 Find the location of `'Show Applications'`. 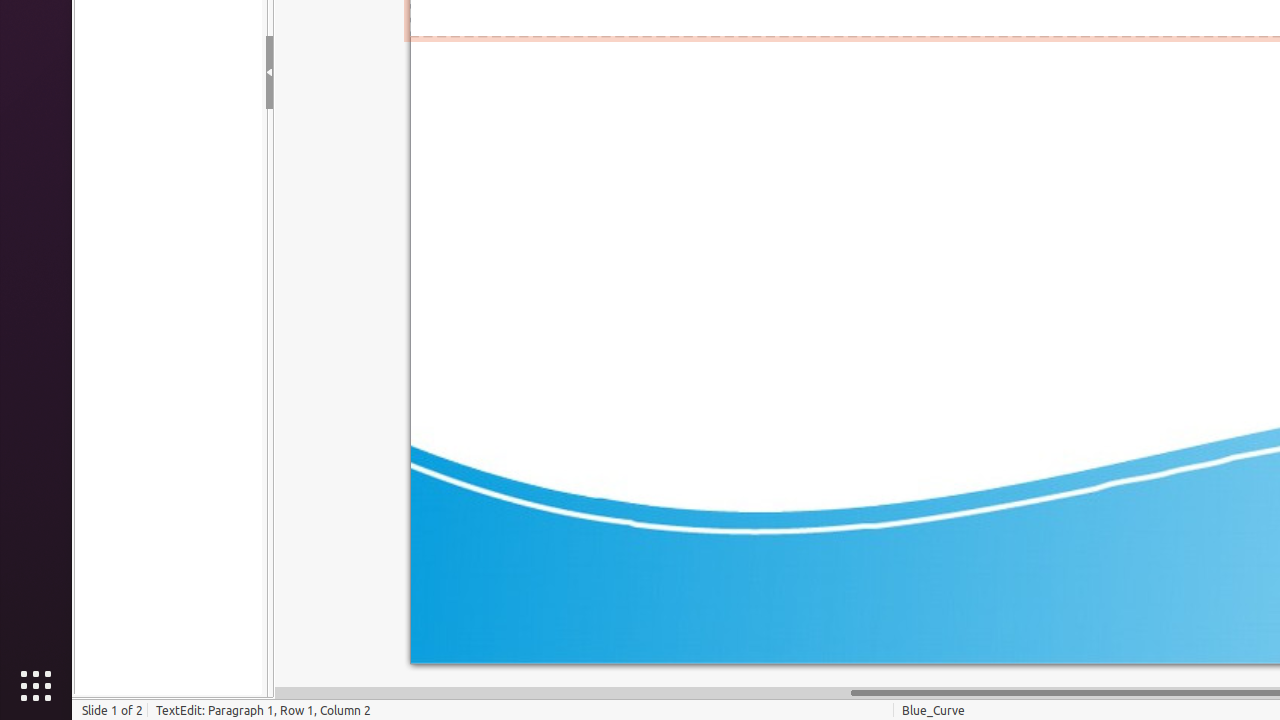

'Show Applications' is located at coordinates (35, 685).